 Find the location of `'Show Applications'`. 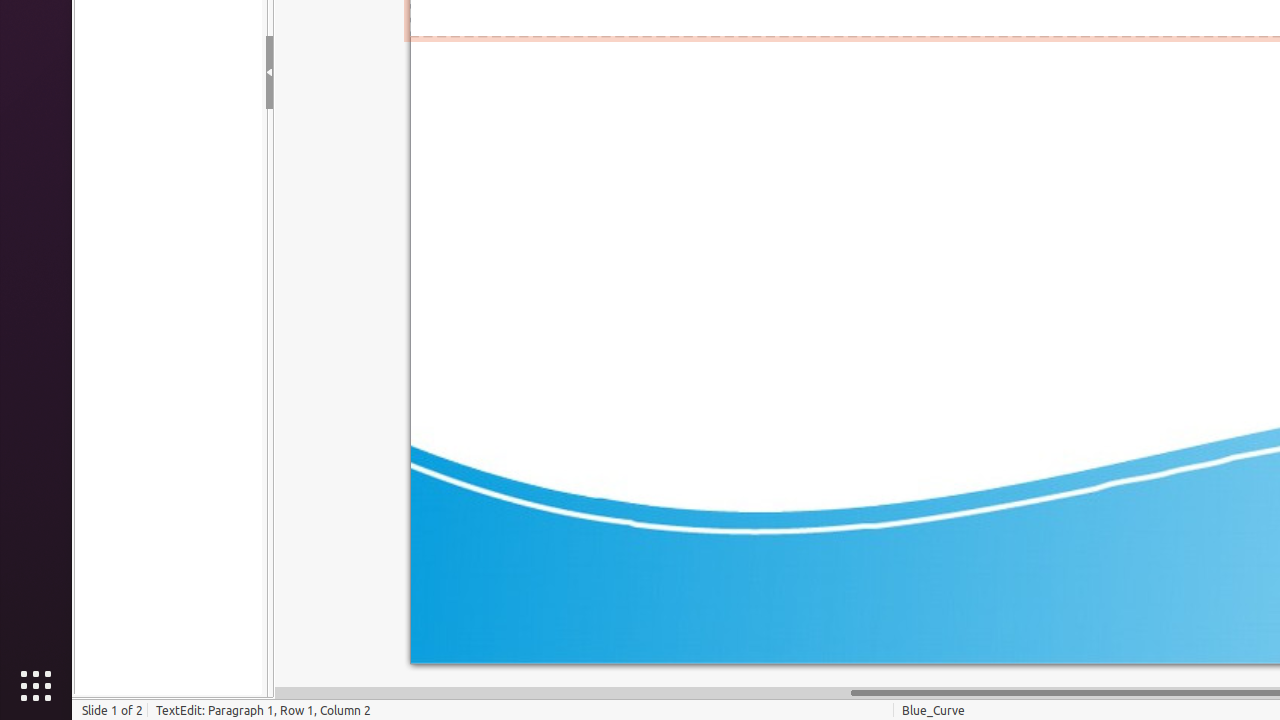

'Show Applications' is located at coordinates (35, 685).